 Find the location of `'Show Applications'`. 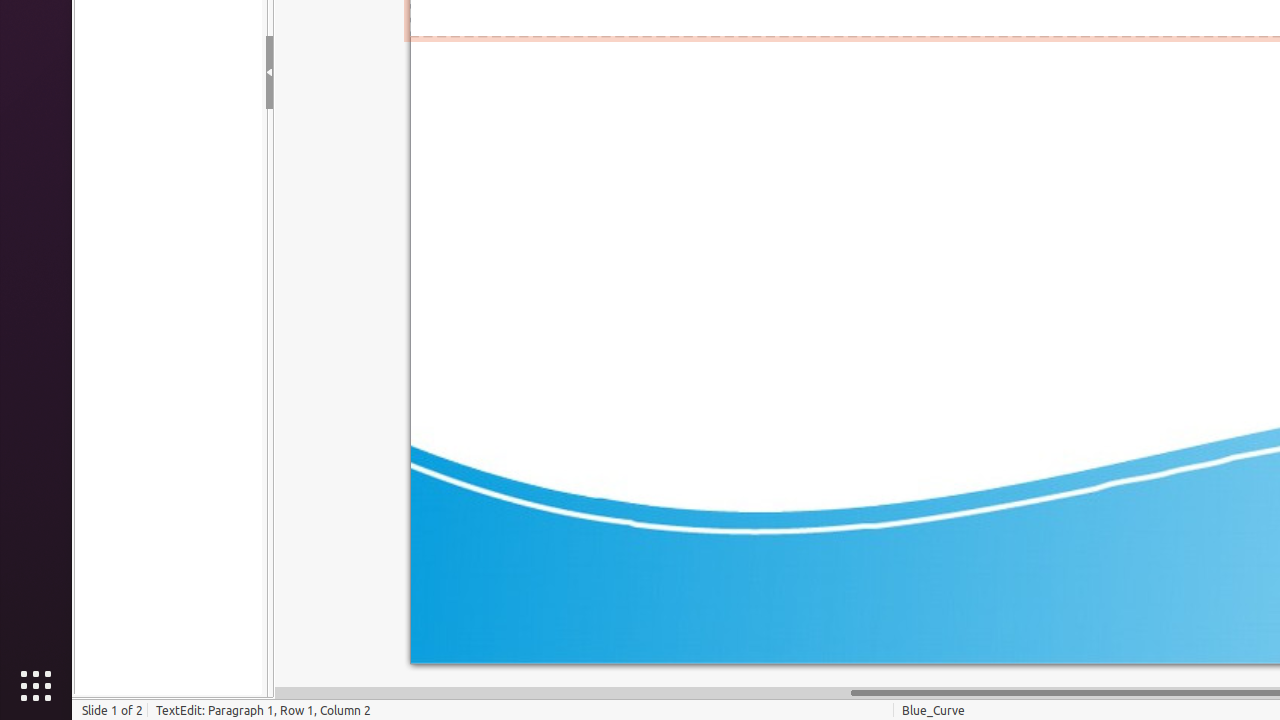

'Show Applications' is located at coordinates (35, 685).